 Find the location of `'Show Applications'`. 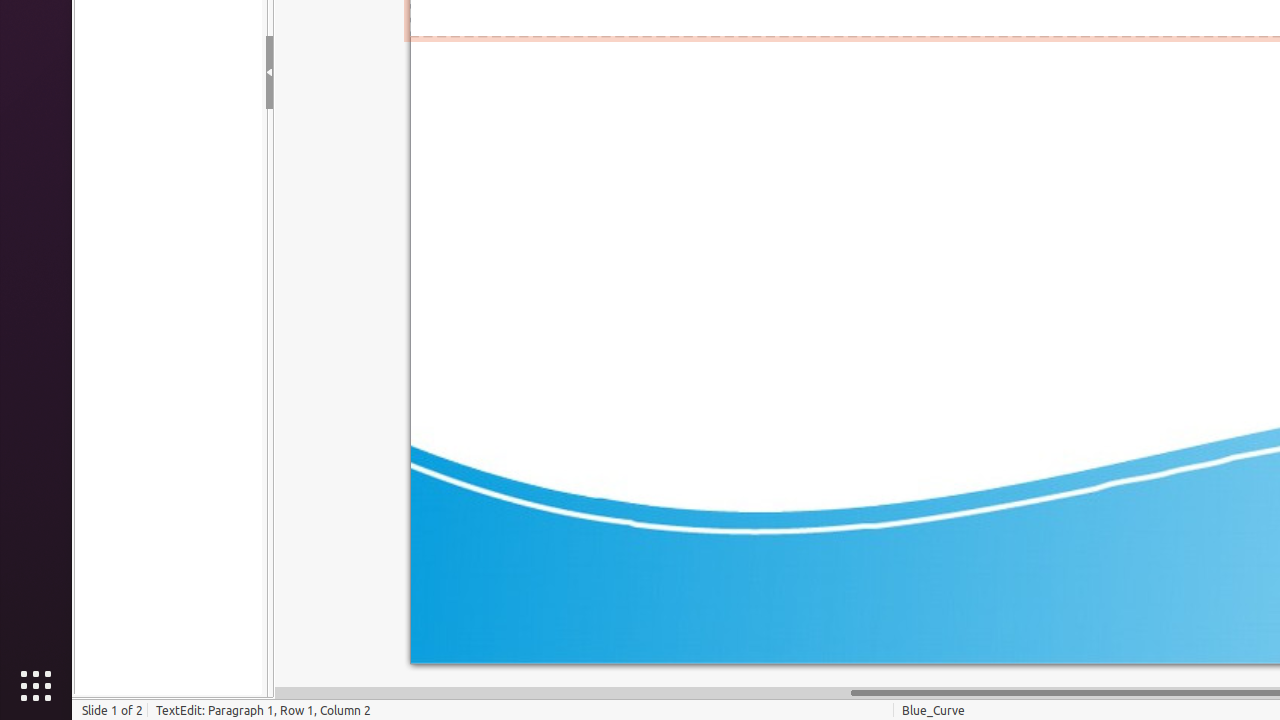

'Show Applications' is located at coordinates (35, 685).